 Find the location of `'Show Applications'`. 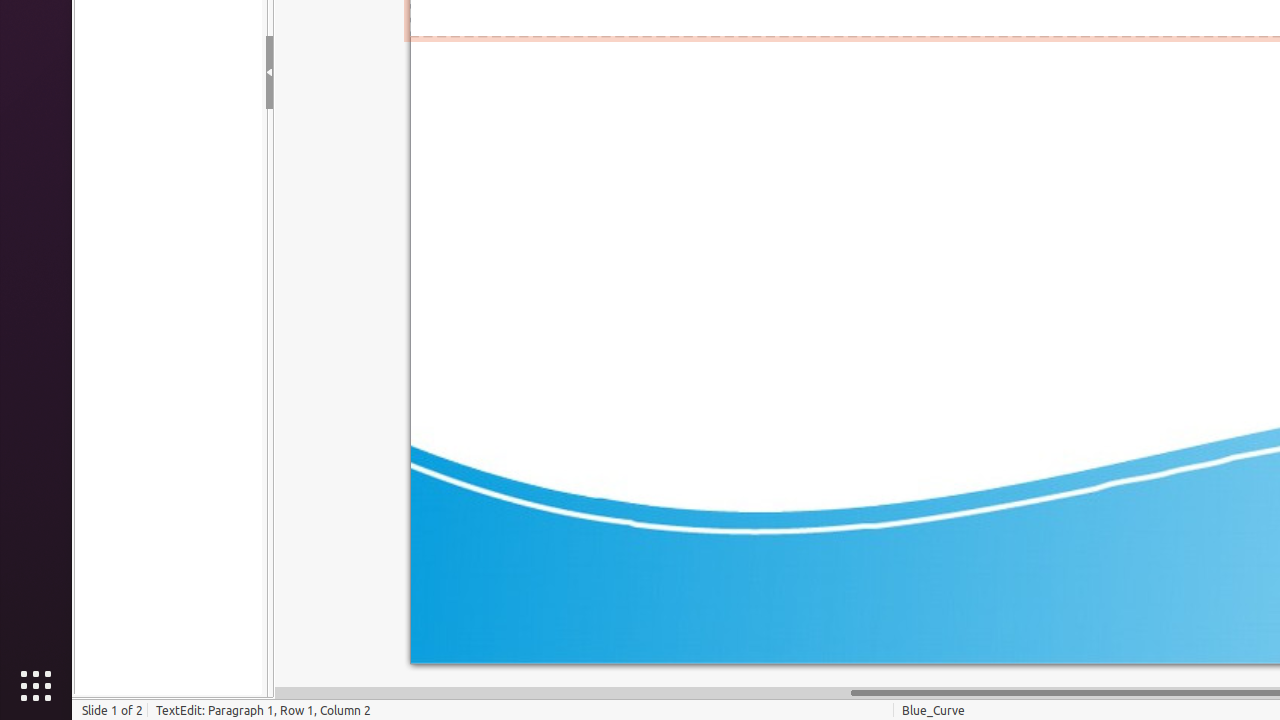

'Show Applications' is located at coordinates (35, 685).